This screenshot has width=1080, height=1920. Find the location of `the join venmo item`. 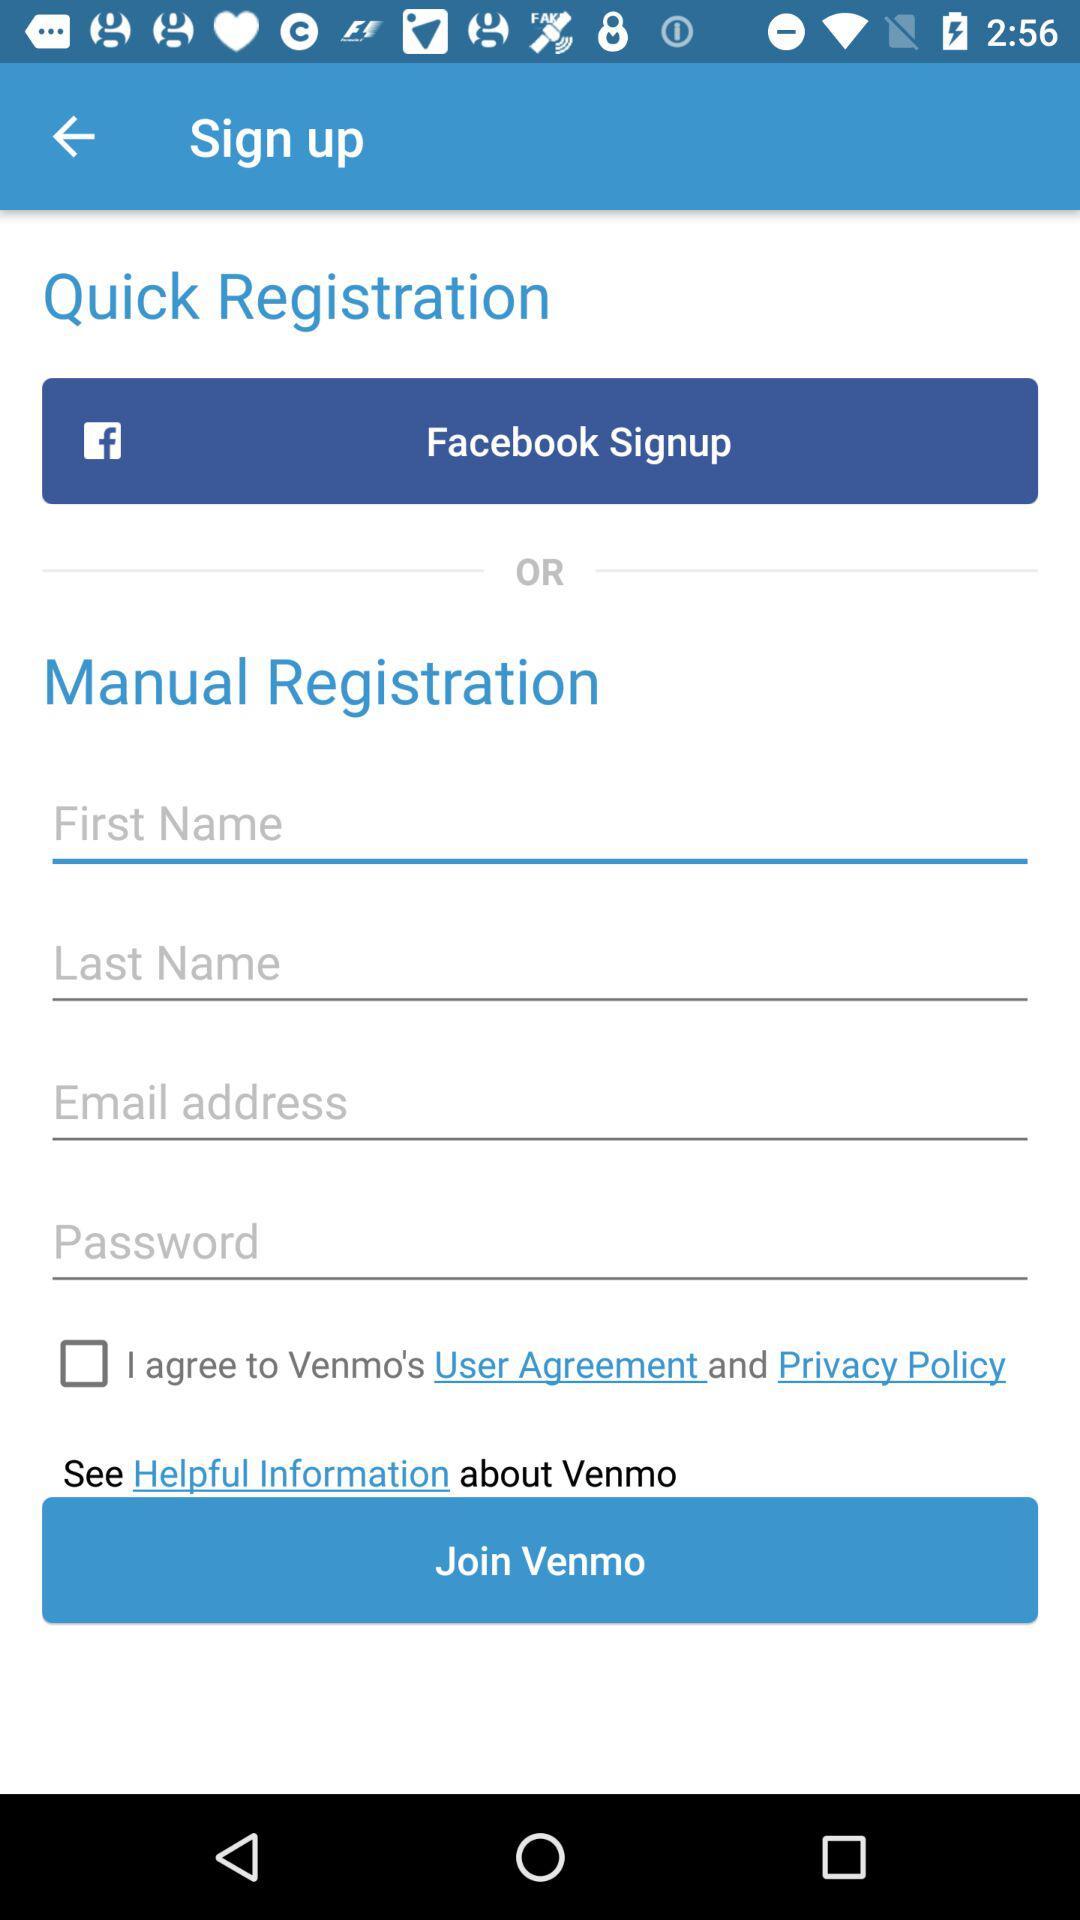

the join venmo item is located at coordinates (540, 1559).